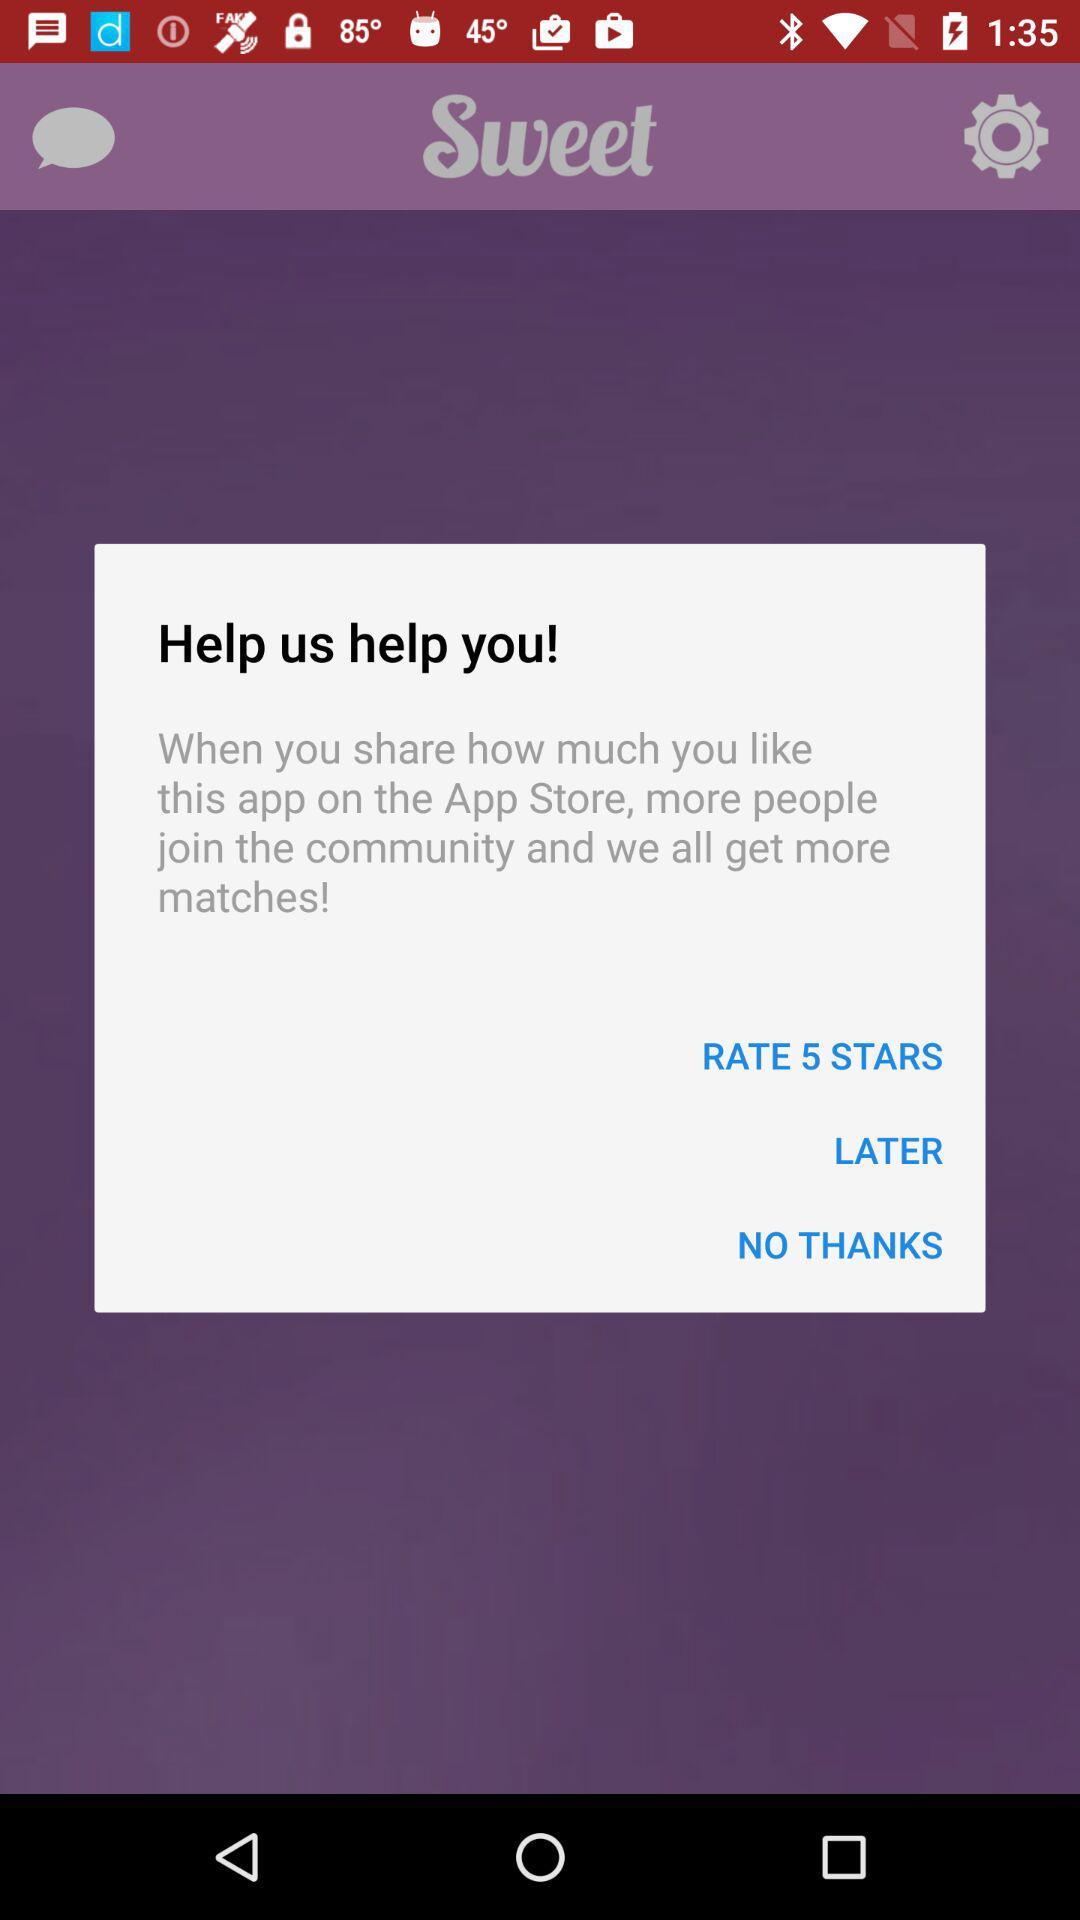 The height and width of the screenshot is (1920, 1080). Describe the element at coordinates (822, 1054) in the screenshot. I see `the item below when you share` at that location.